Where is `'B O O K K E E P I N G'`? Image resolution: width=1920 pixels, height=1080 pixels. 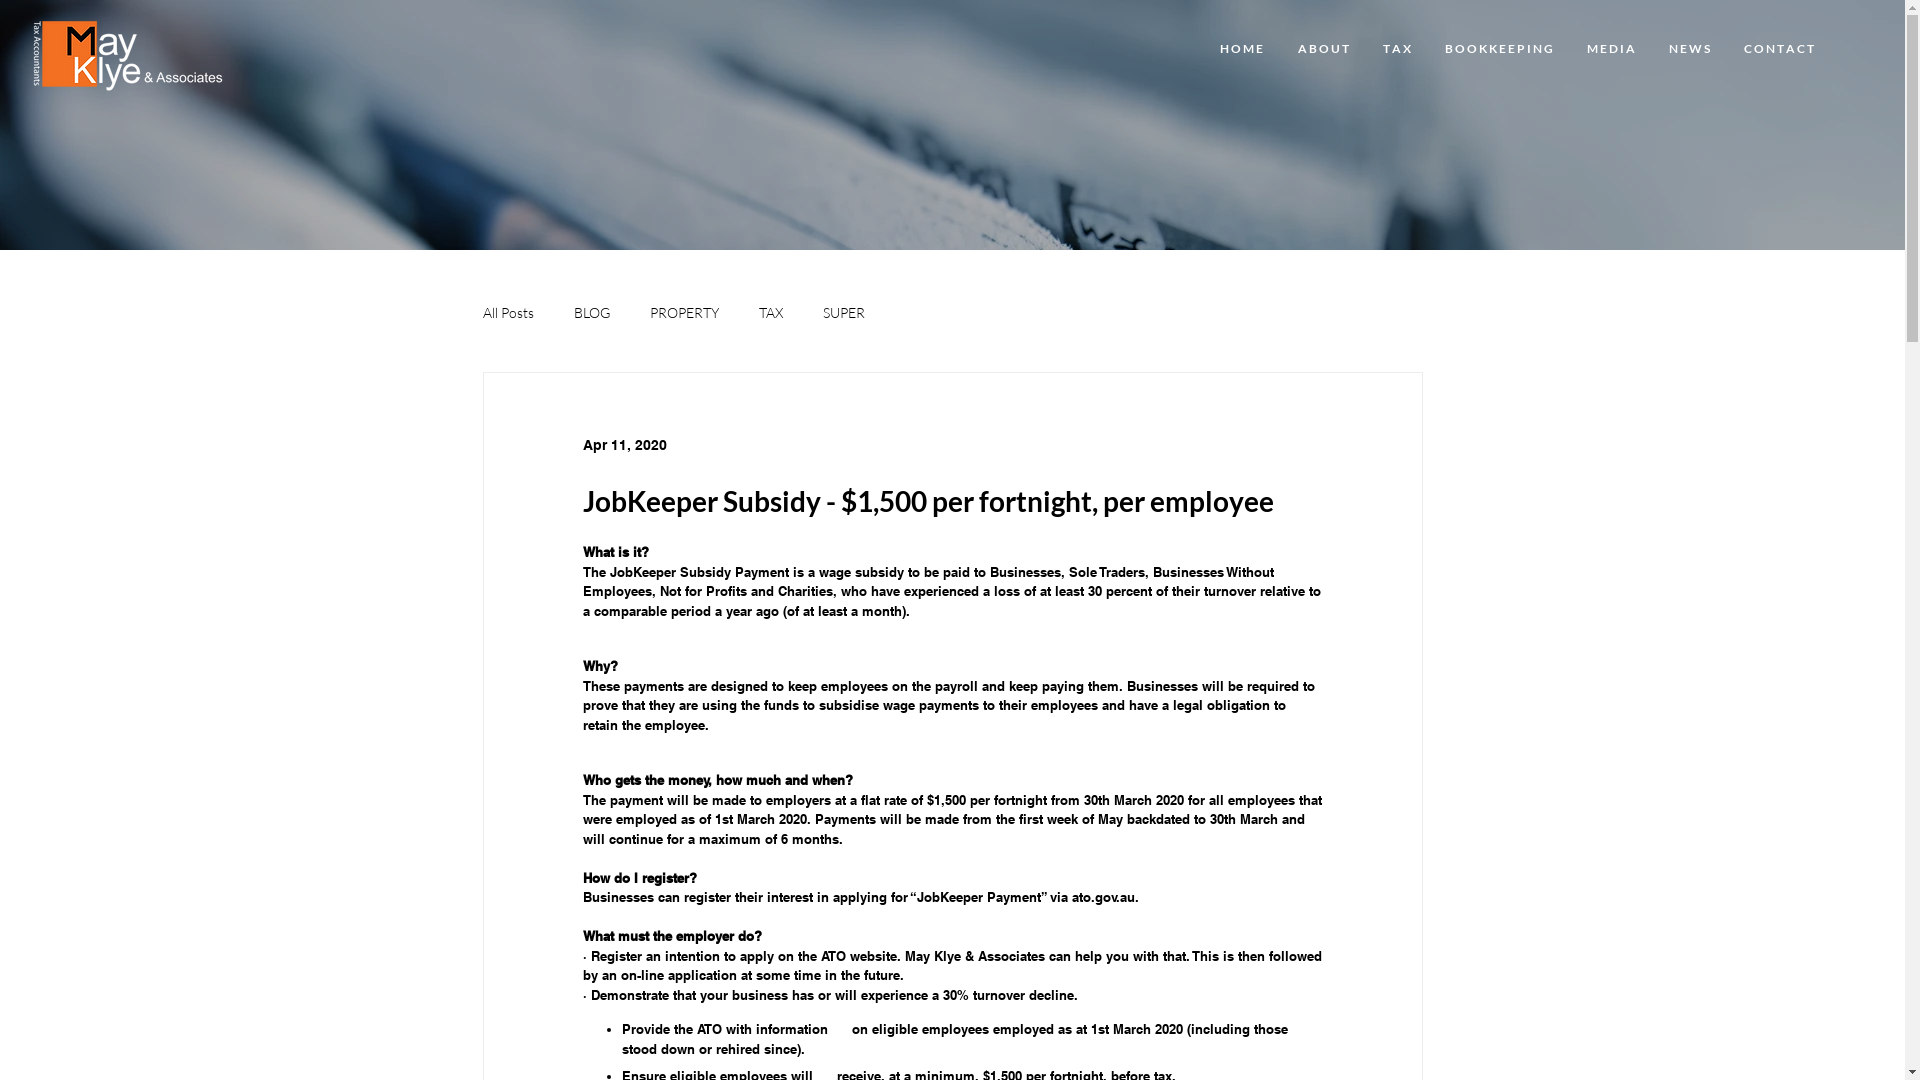
'B O O K K E E P I N G' is located at coordinates (1498, 48).